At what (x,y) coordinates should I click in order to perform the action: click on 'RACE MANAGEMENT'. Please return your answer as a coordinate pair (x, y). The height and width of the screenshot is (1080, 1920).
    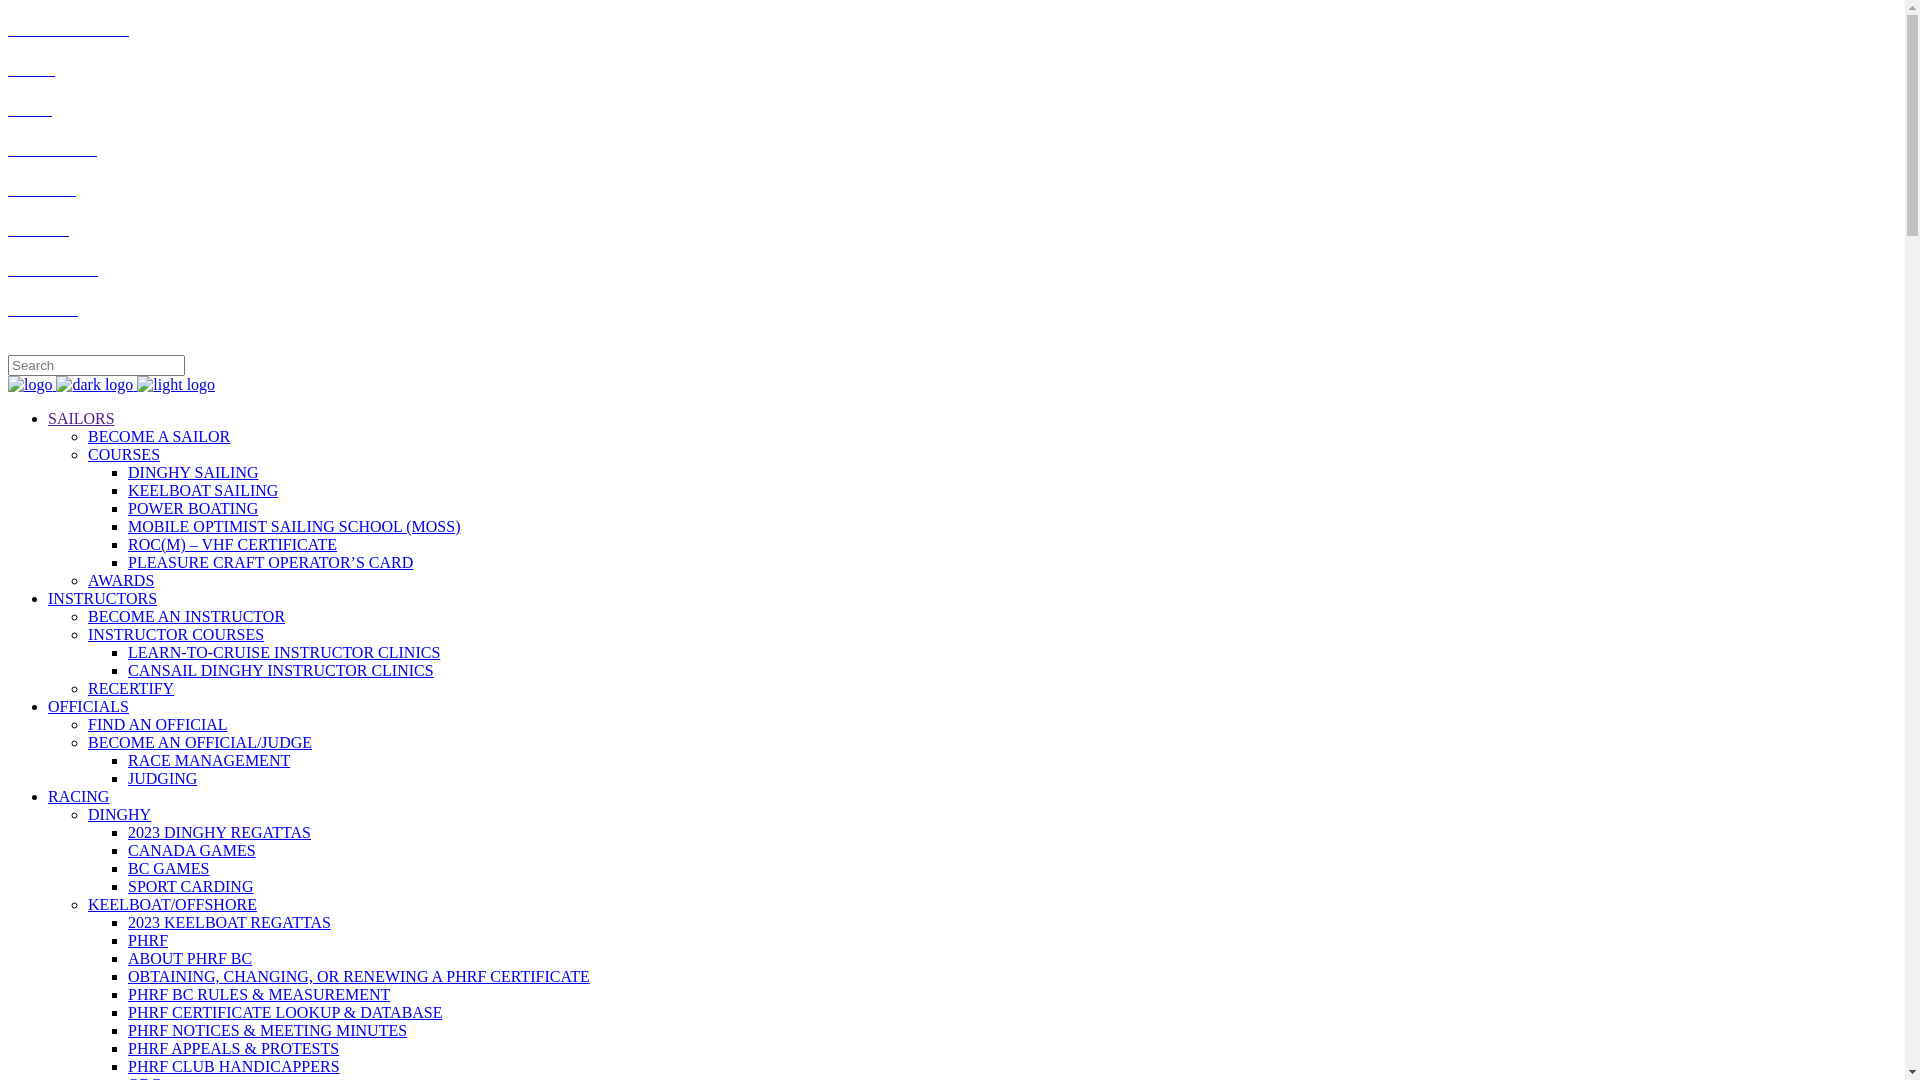
    Looking at the image, I should click on (209, 760).